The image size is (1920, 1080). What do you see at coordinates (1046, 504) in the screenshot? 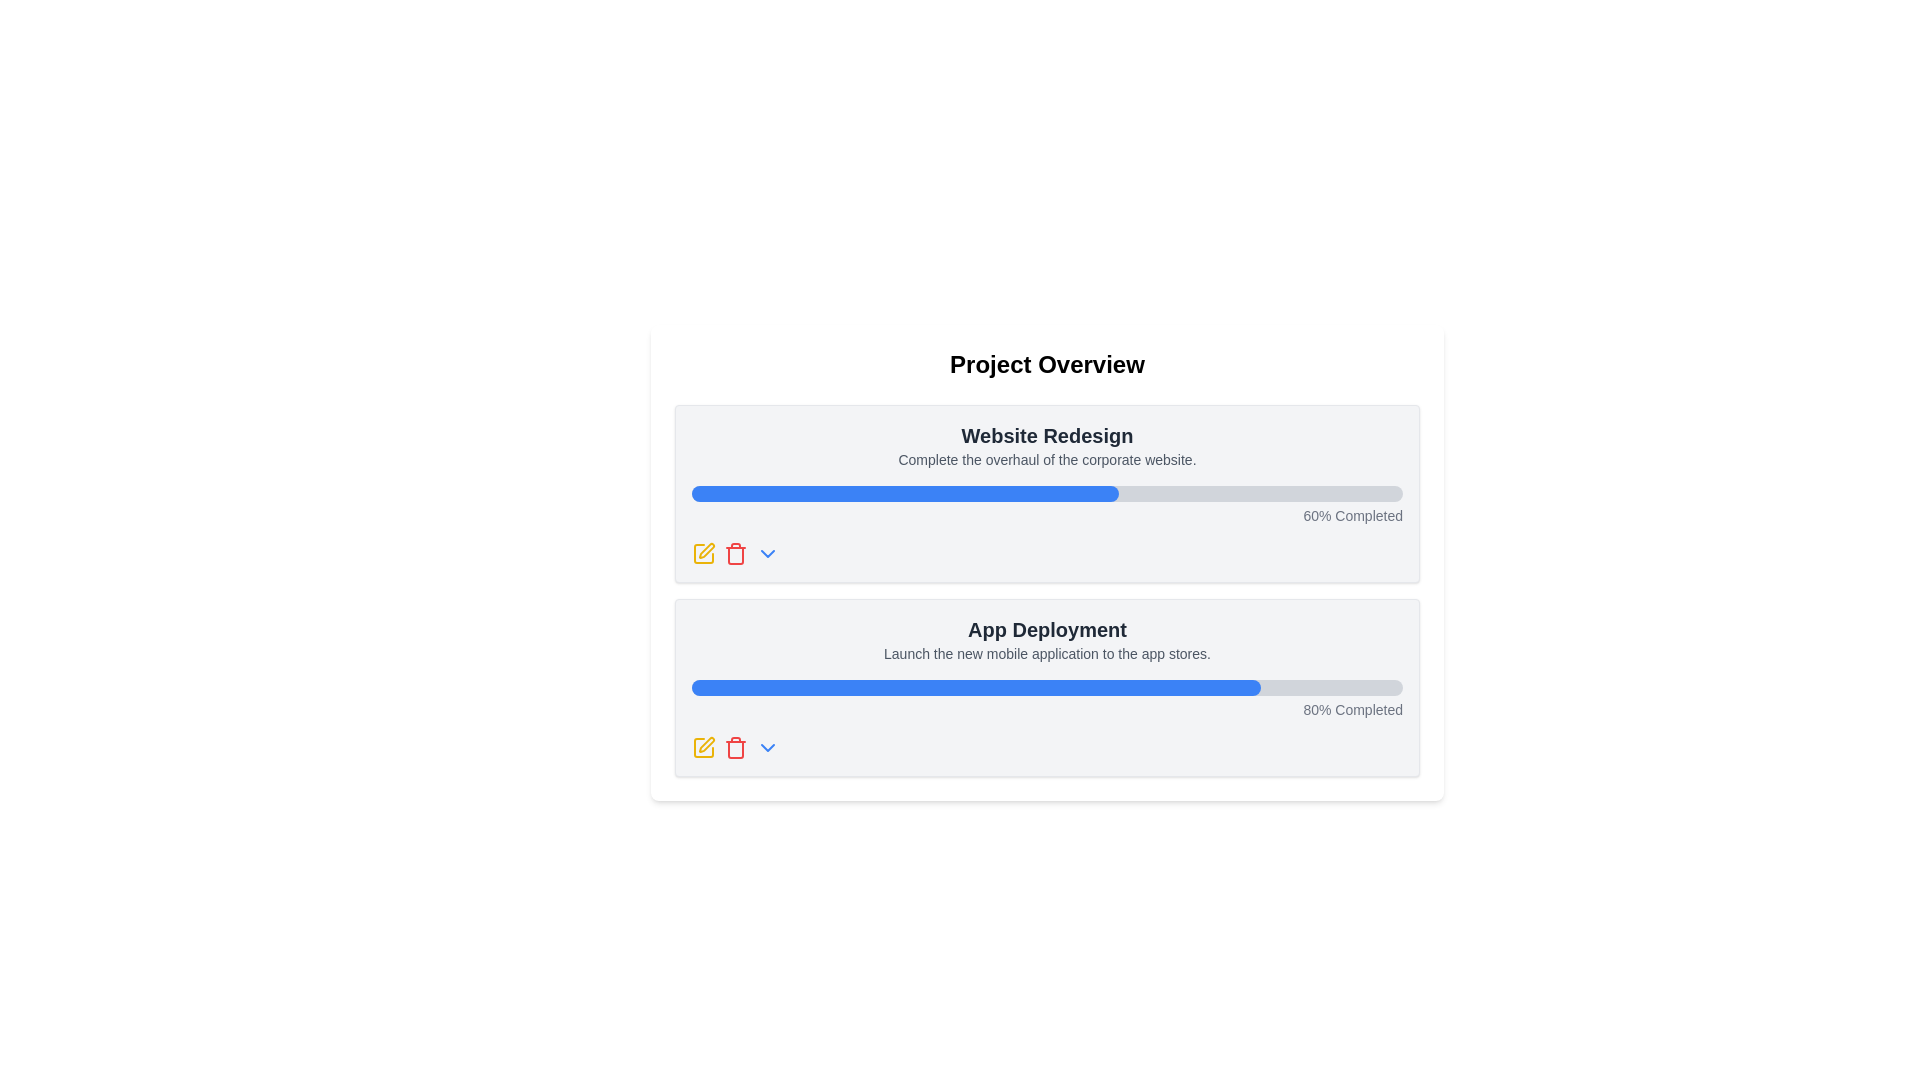
I see `percentage completion text from the progress bar labeled 'Website Redesign', which is located at the center of the progress tracking section` at bounding box center [1046, 504].